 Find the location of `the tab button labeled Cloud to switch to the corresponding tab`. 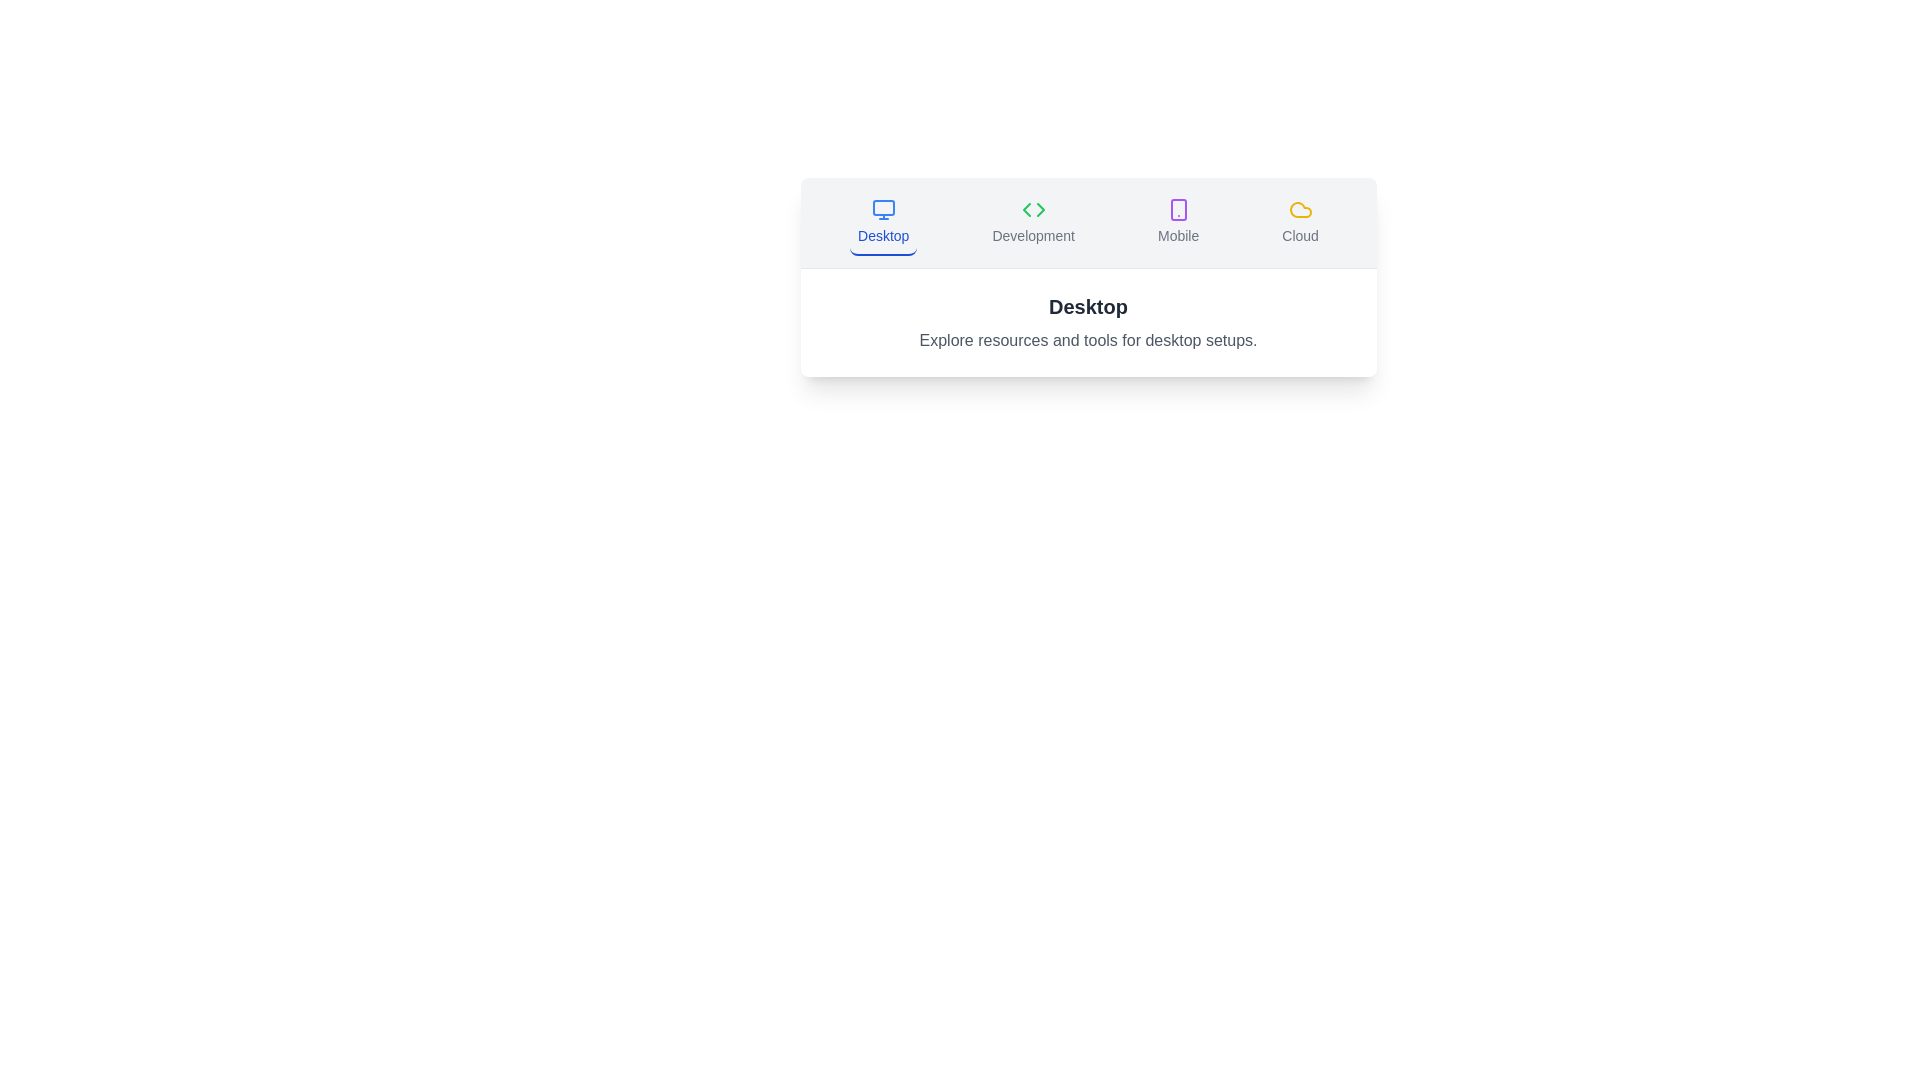

the tab button labeled Cloud to switch to the corresponding tab is located at coordinates (1300, 223).